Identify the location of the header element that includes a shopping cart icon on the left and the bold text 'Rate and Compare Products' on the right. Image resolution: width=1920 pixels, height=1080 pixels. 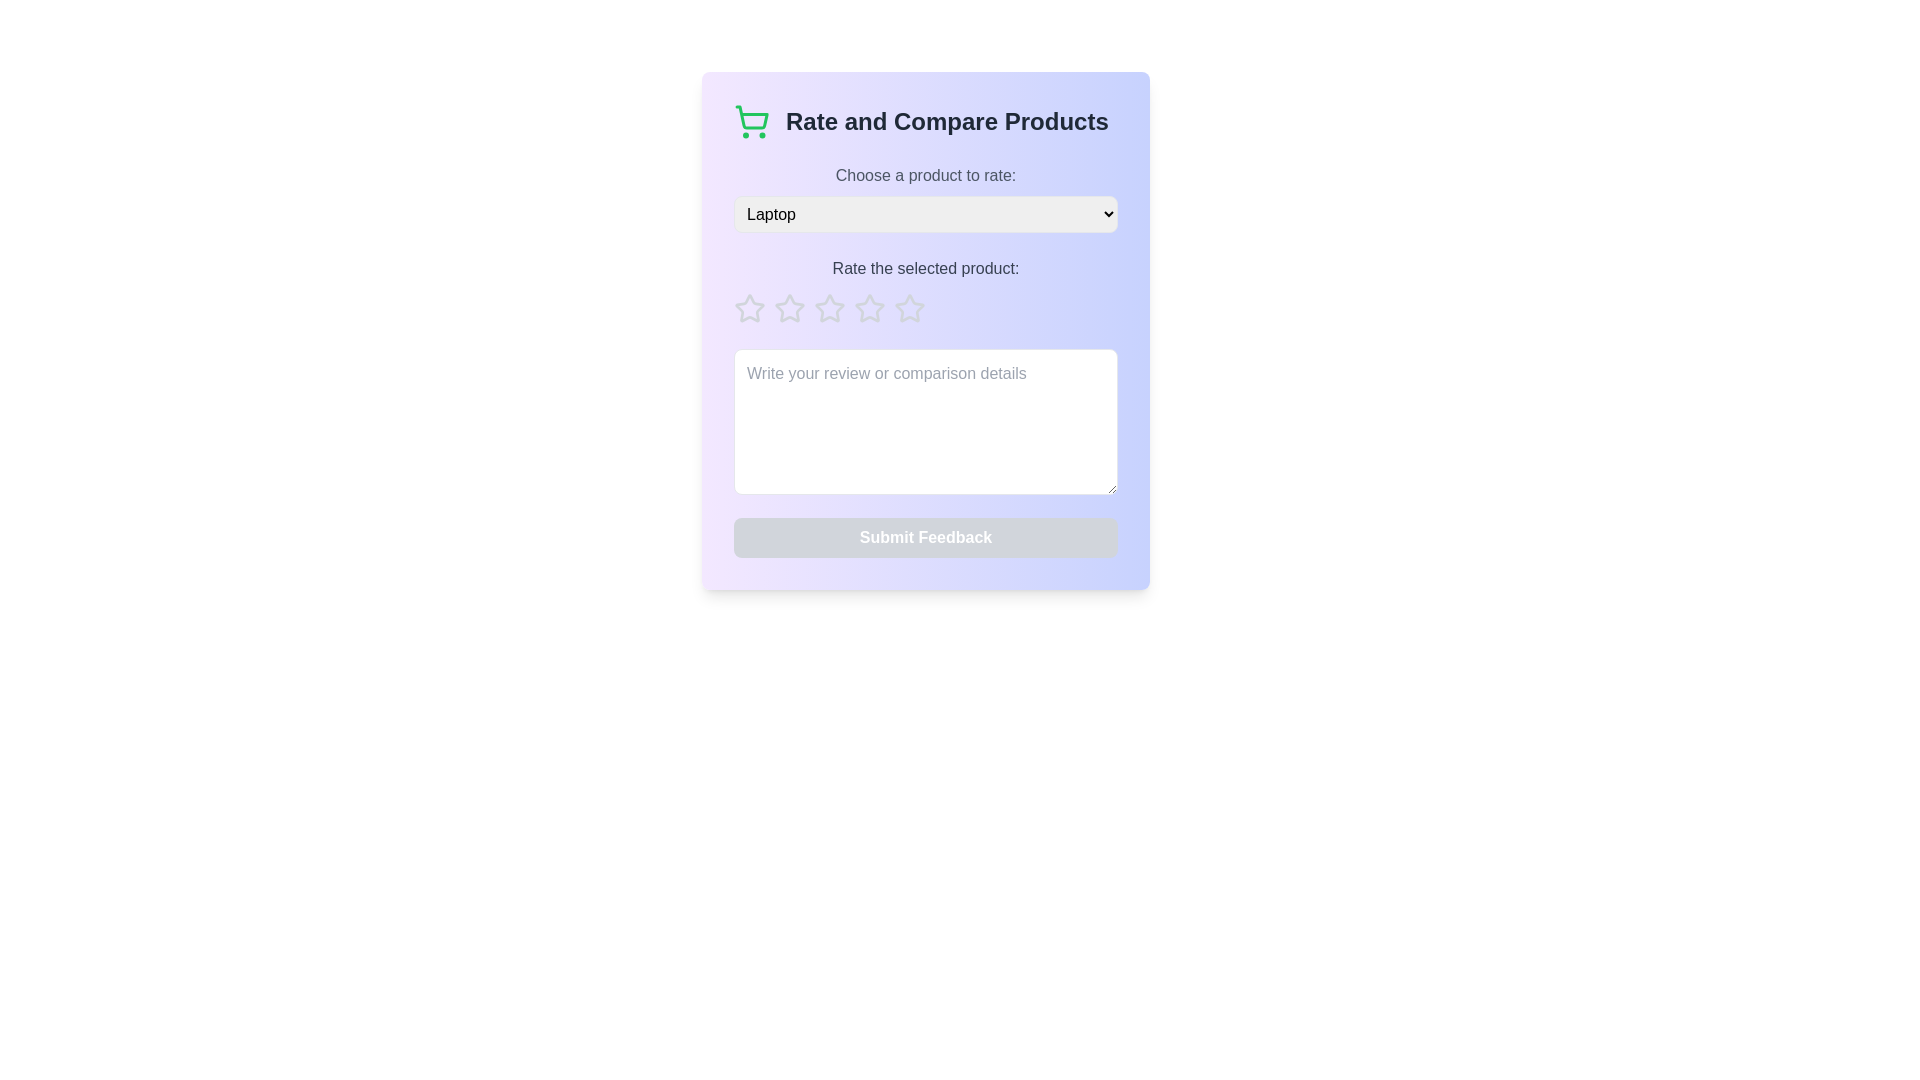
(925, 122).